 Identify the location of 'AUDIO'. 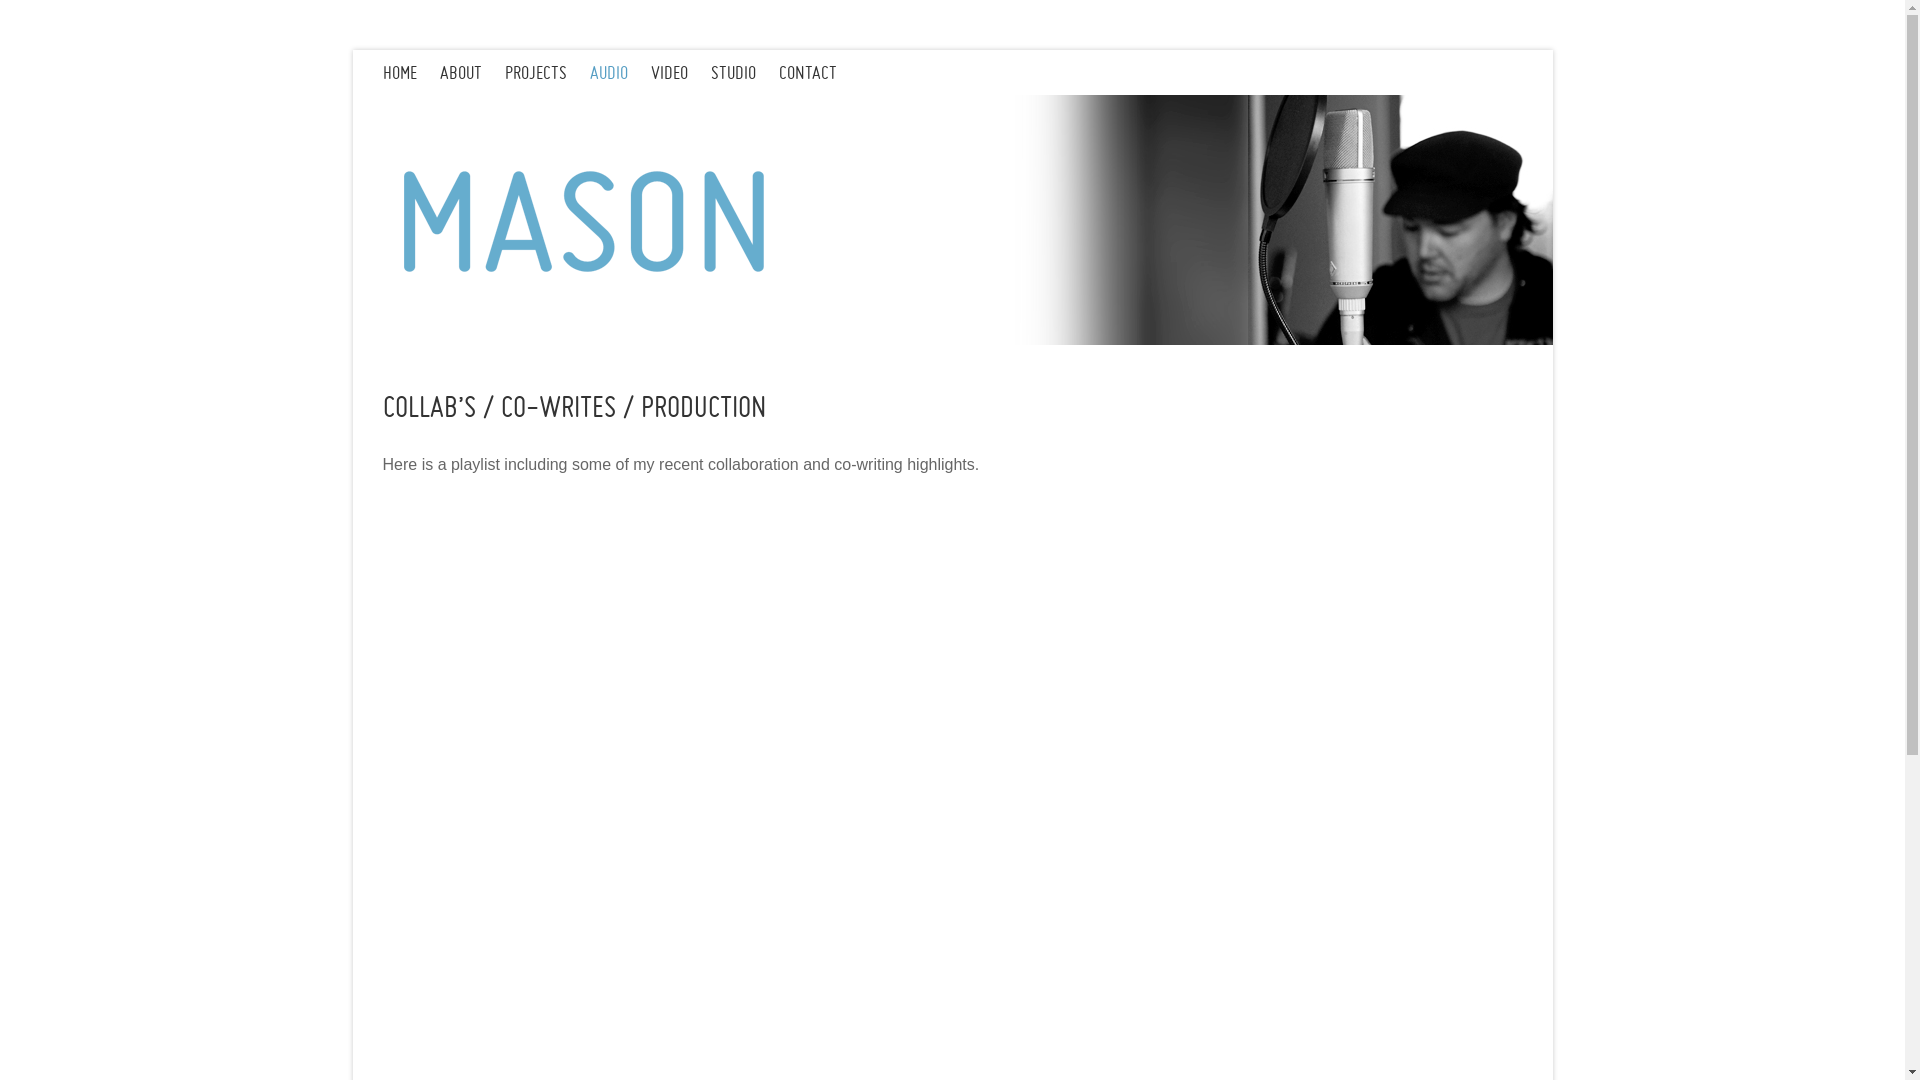
(589, 71).